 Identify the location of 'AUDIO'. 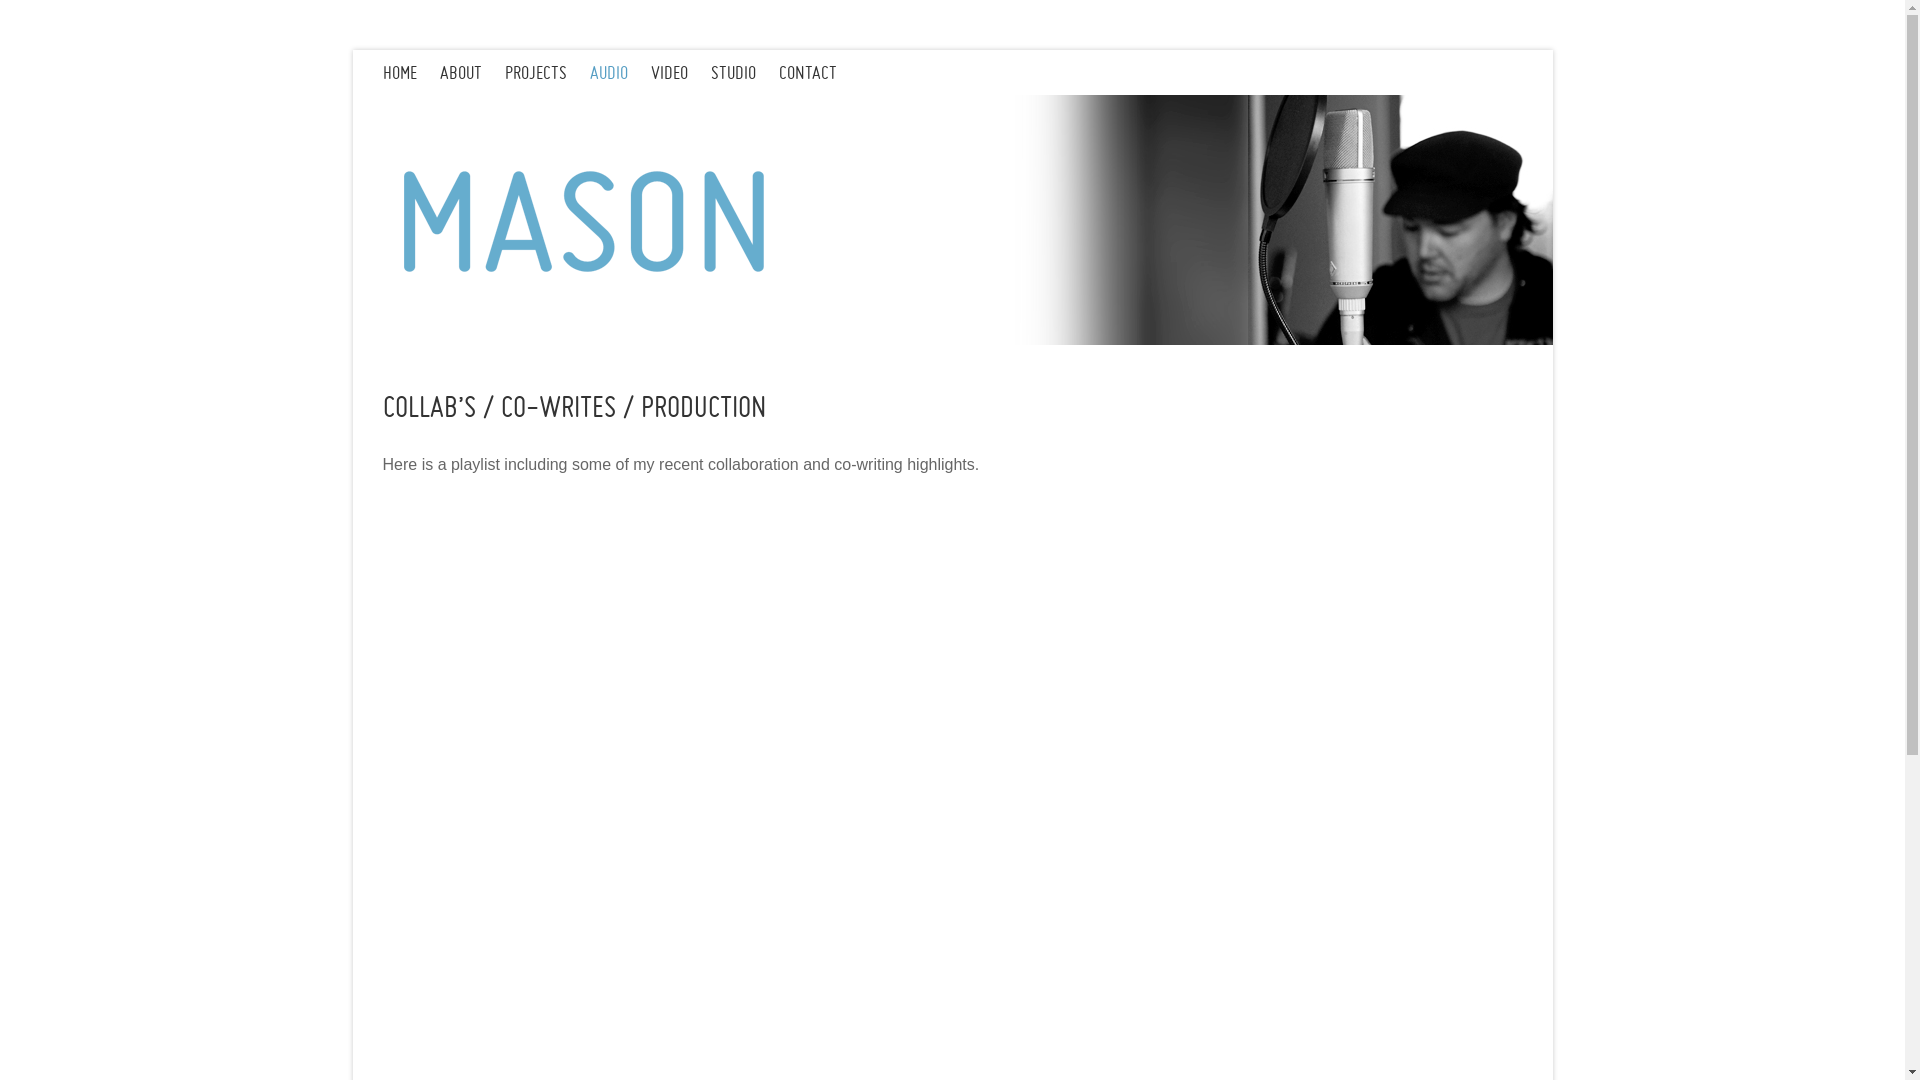
(589, 71).